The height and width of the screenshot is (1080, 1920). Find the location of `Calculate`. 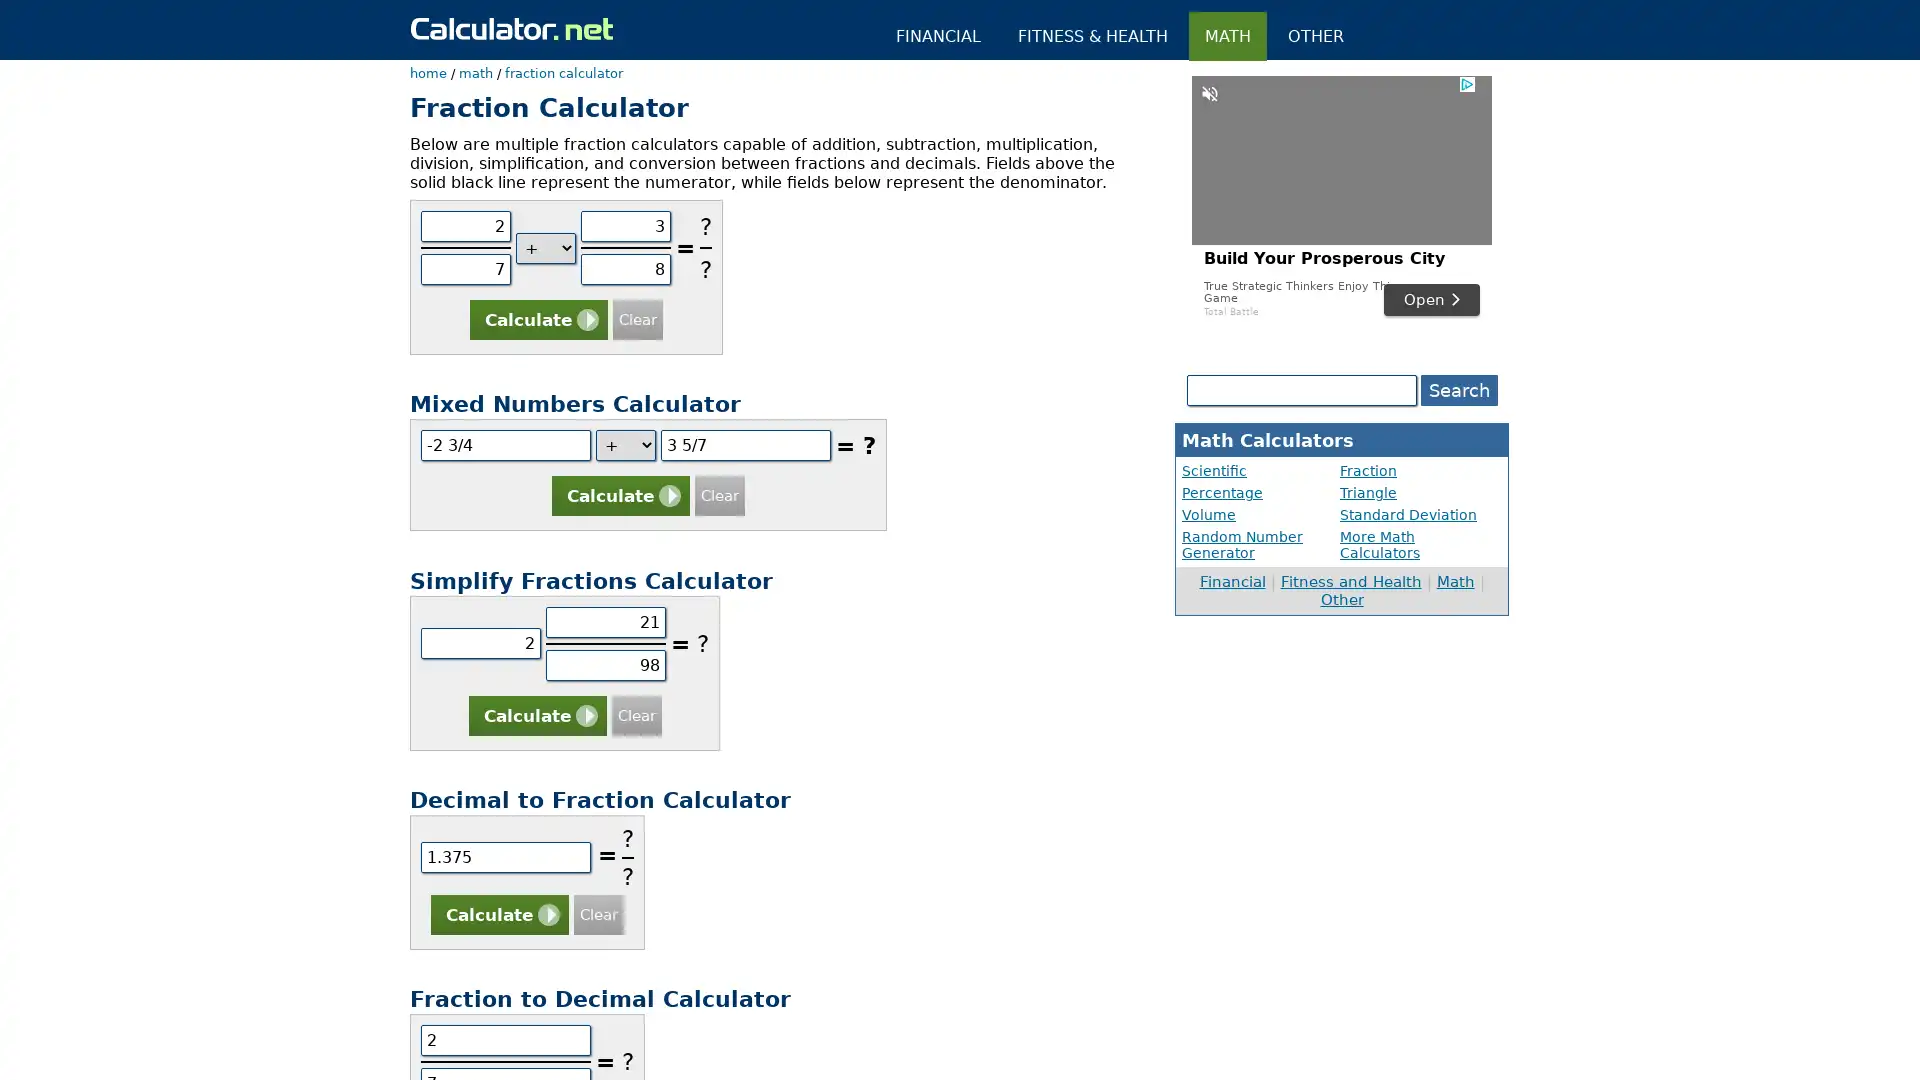

Calculate is located at coordinates (499, 914).